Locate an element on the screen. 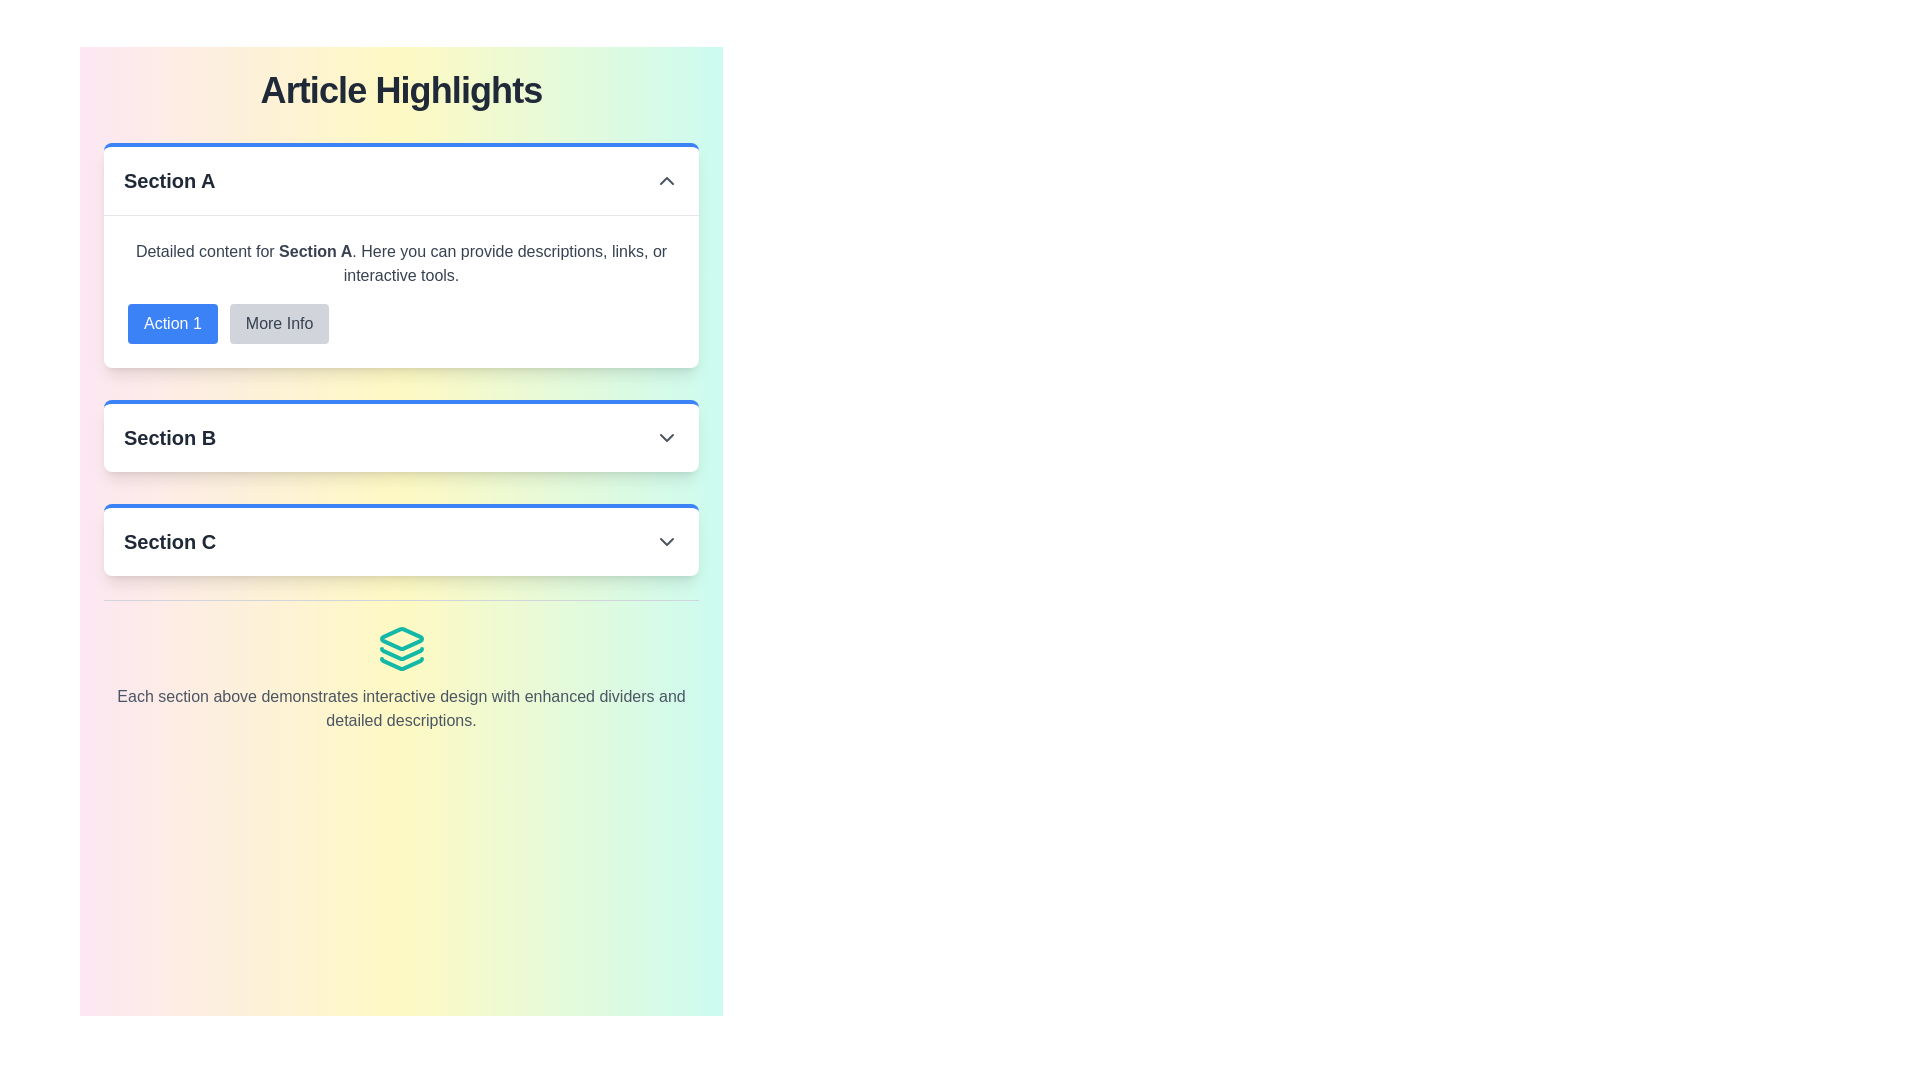 The height and width of the screenshot is (1080, 1920). the Text Label indicating 'Section A', which highlights the subtopic within the detailed description is located at coordinates (314, 250).